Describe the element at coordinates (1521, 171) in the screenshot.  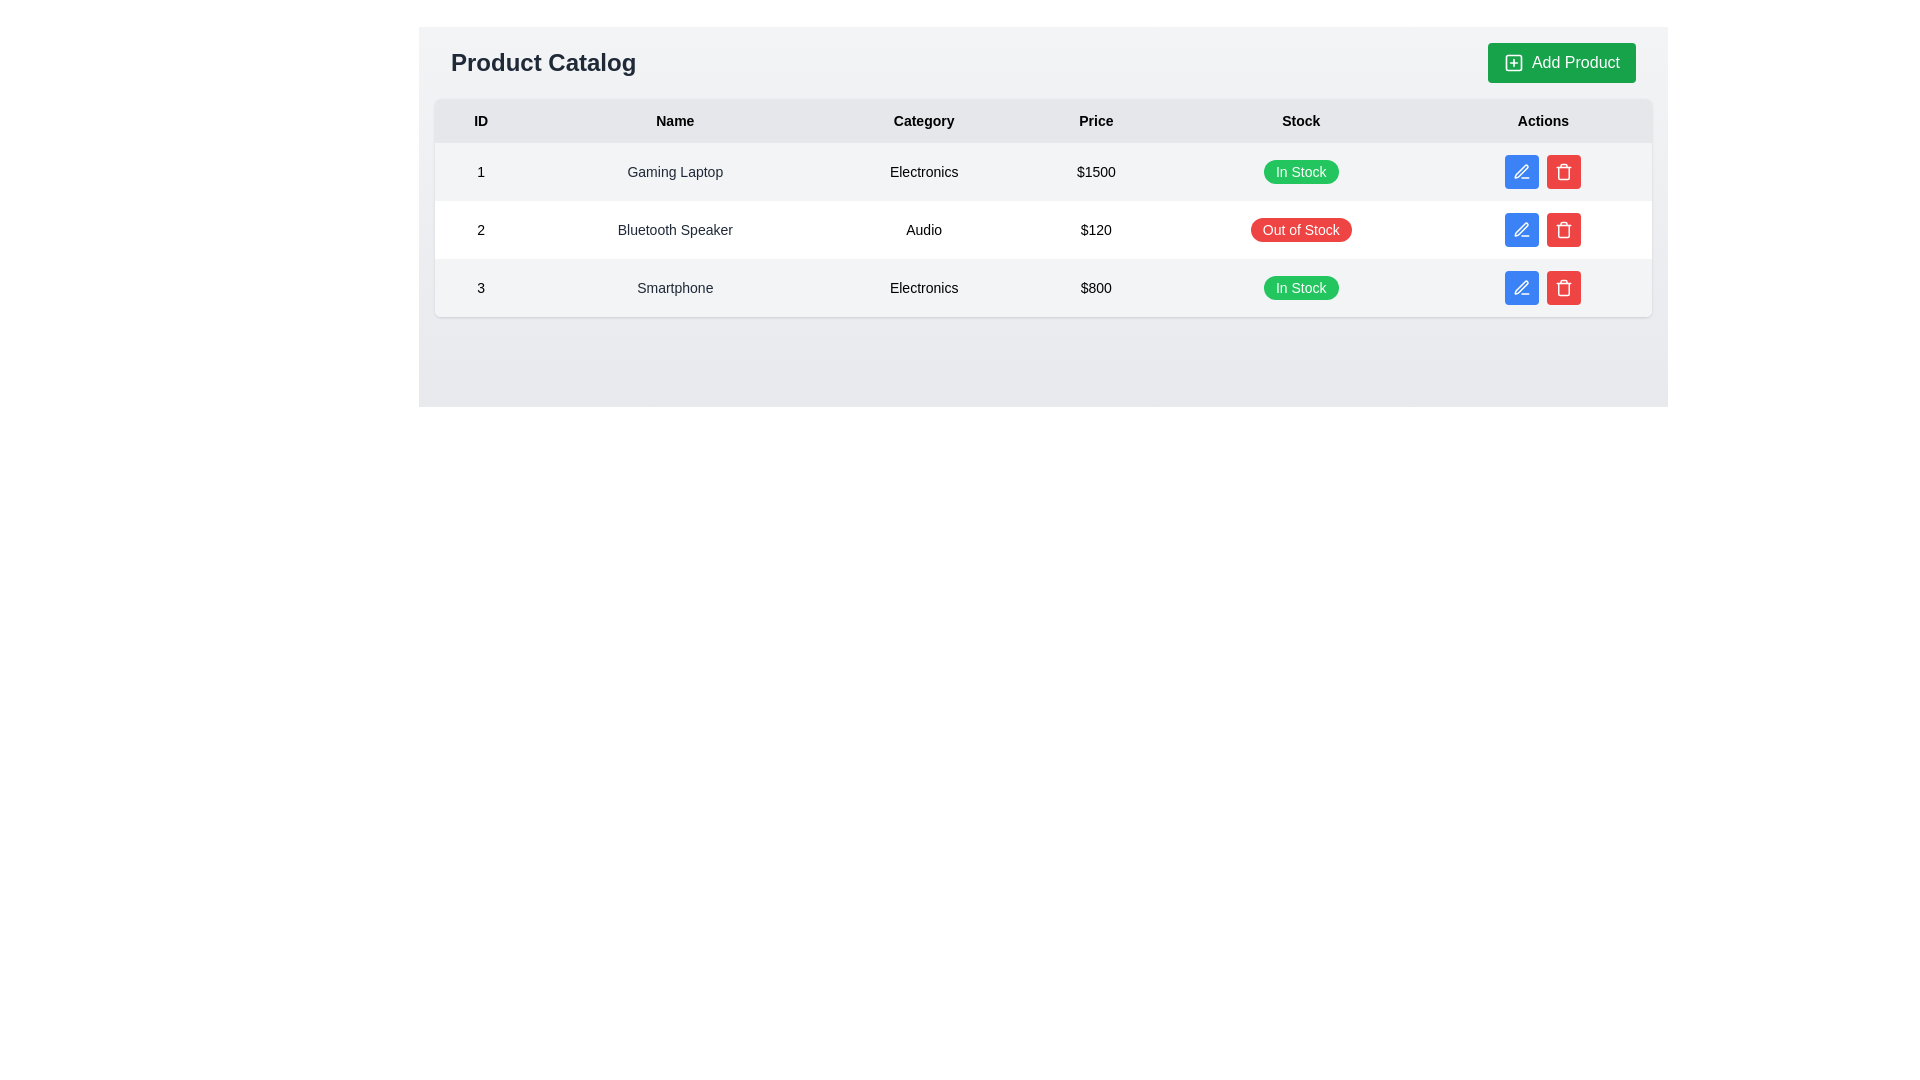
I see `the 'Edit' button with icon in the 'Actions' column of the second row to change its color for visual feedback` at that location.